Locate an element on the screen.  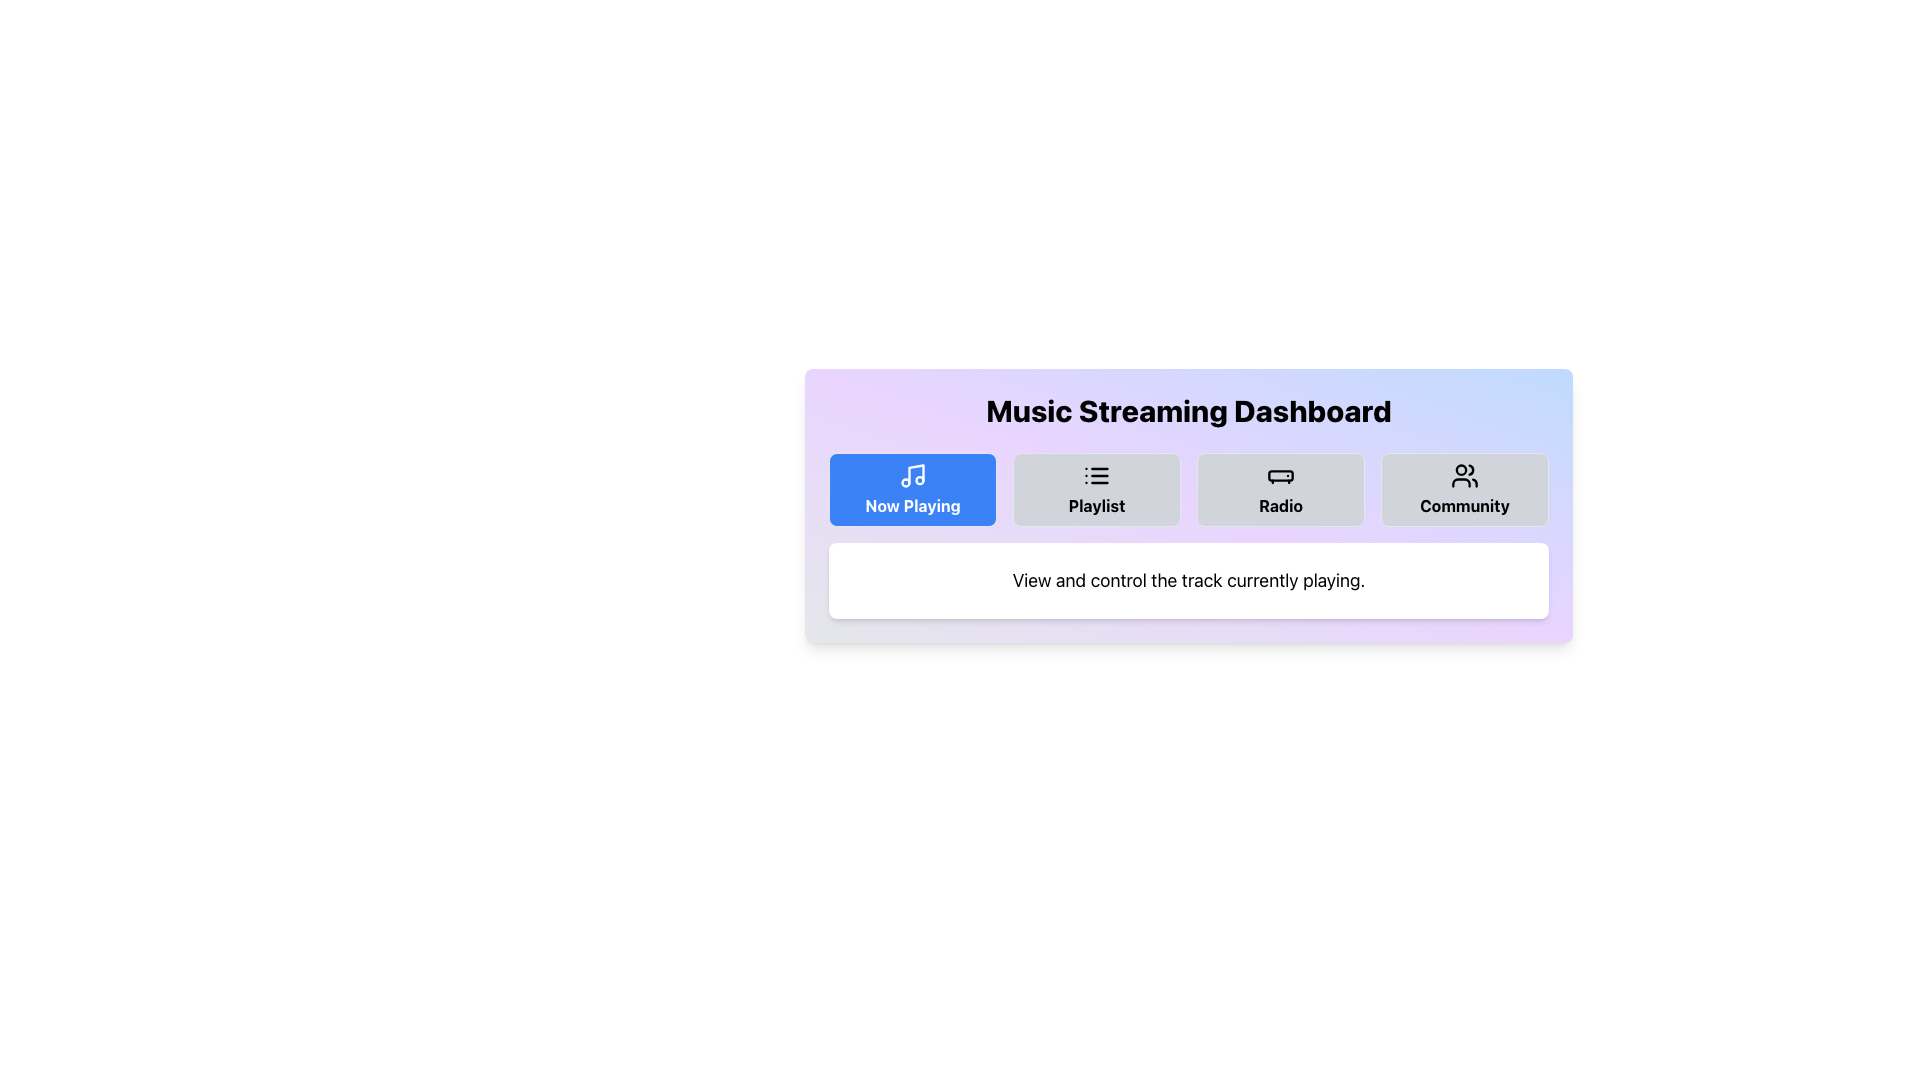
the 'Radio' navigation button located in the third position of the horizontal row of buttons, between 'Playlist' and 'Community' is located at coordinates (1281, 489).